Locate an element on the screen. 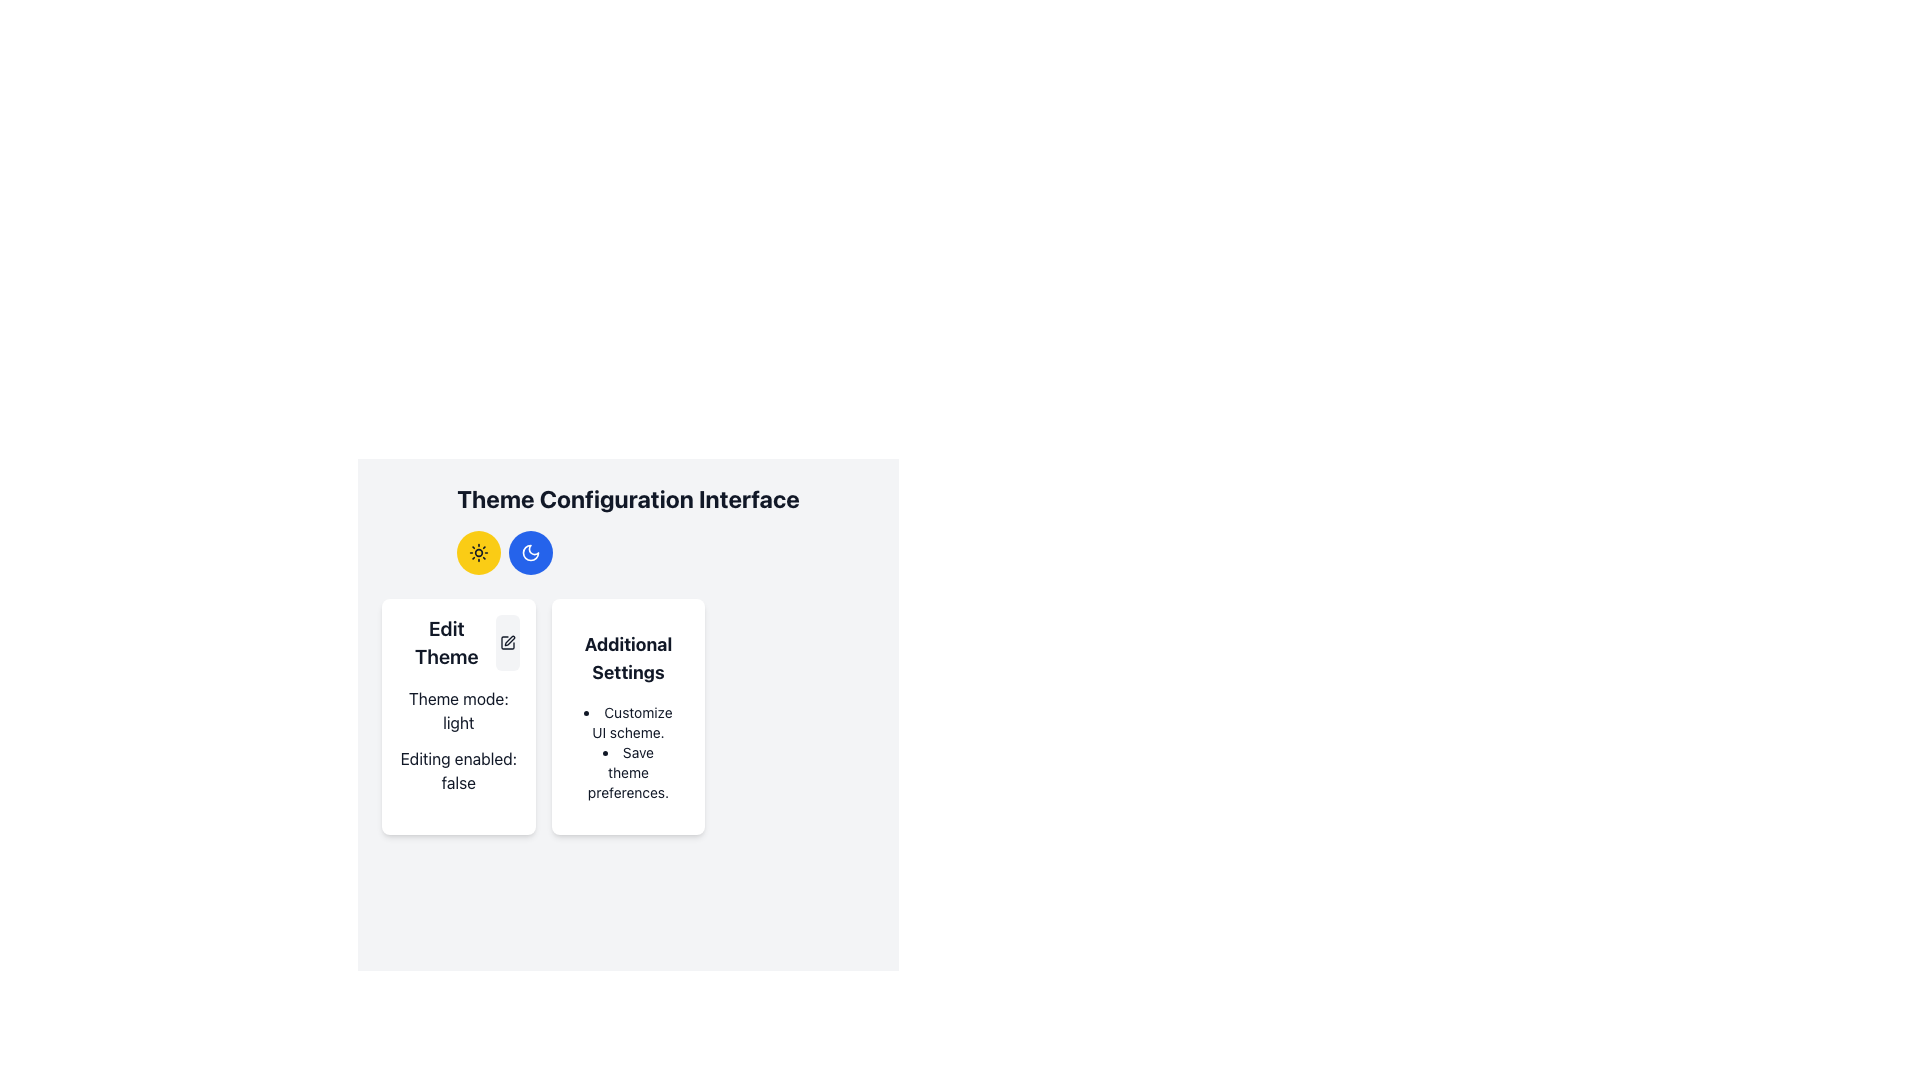 Image resolution: width=1920 pixels, height=1080 pixels. the sun-like icon within the light theme toggle area is located at coordinates (478, 552).